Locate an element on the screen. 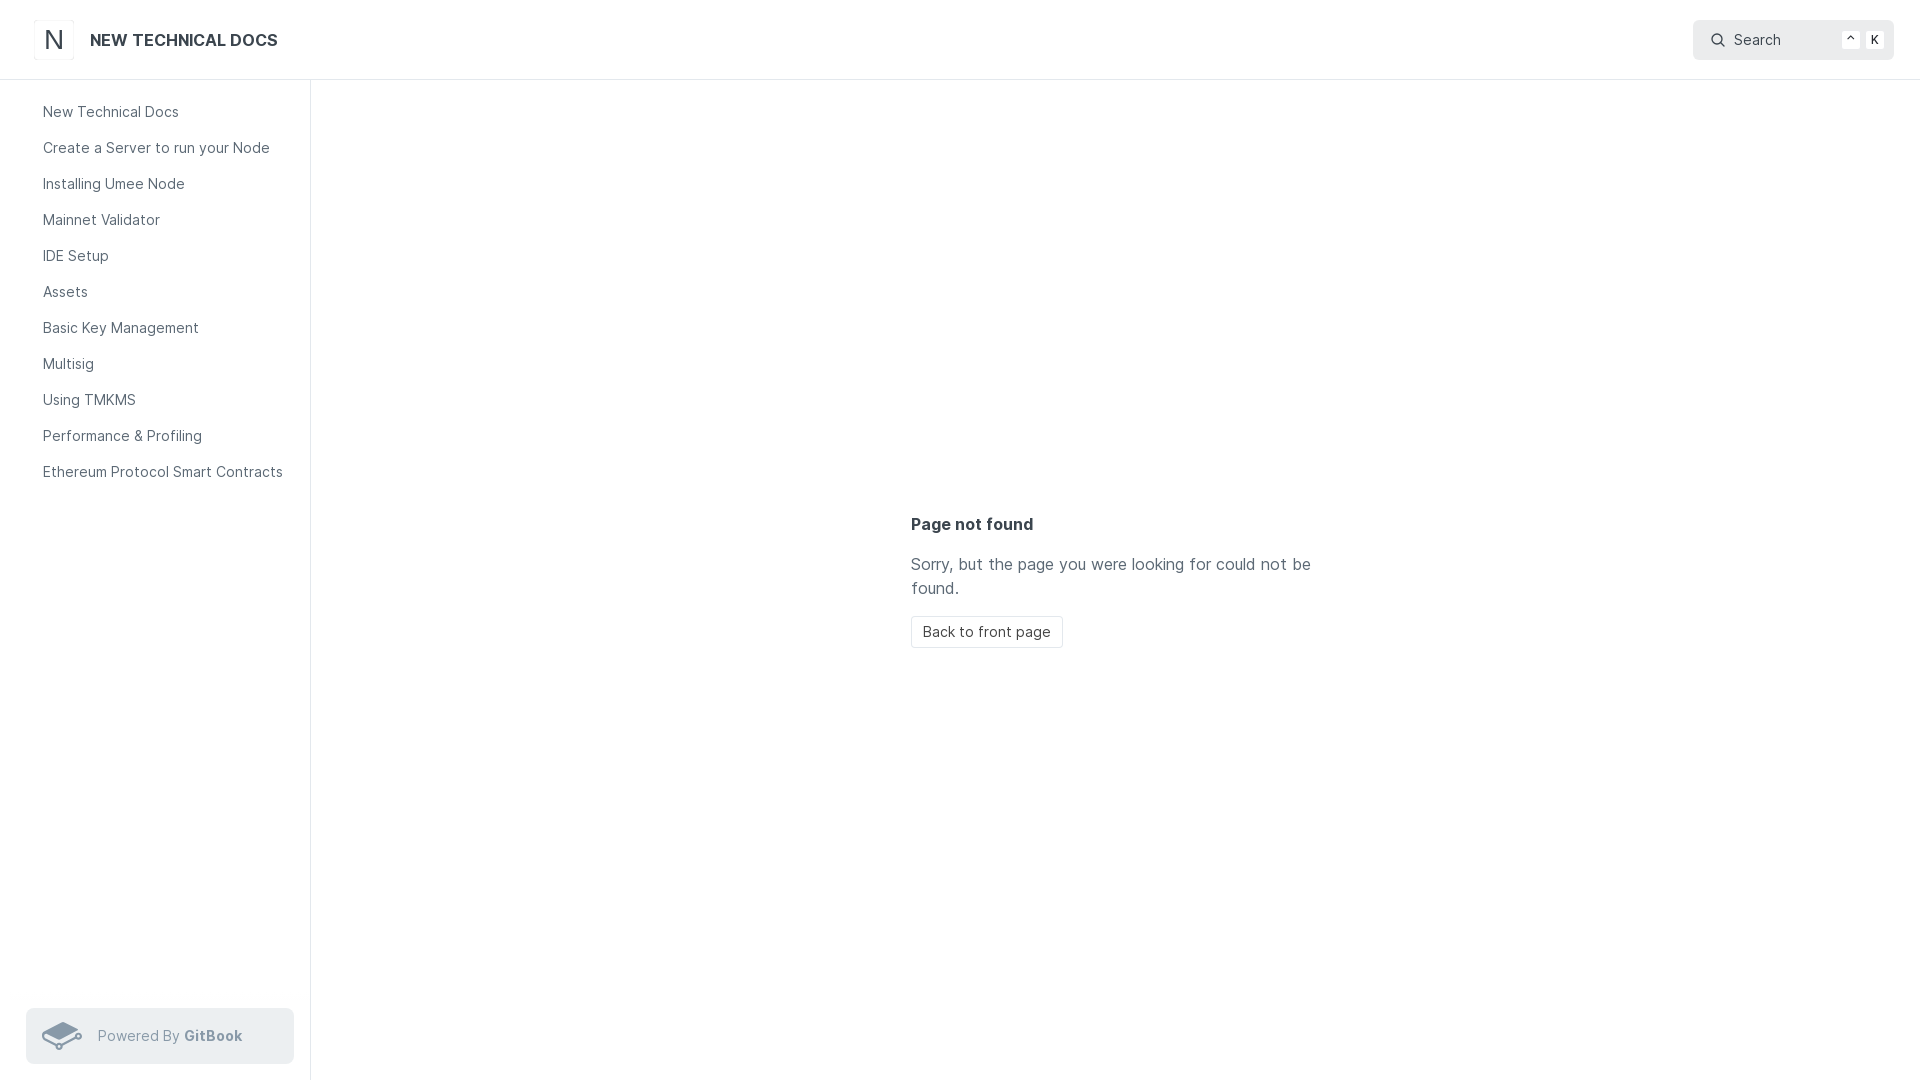 This screenshot has width=1920, height=1080. 'Powered By GitBook' is located at coordinates (158, 1035).